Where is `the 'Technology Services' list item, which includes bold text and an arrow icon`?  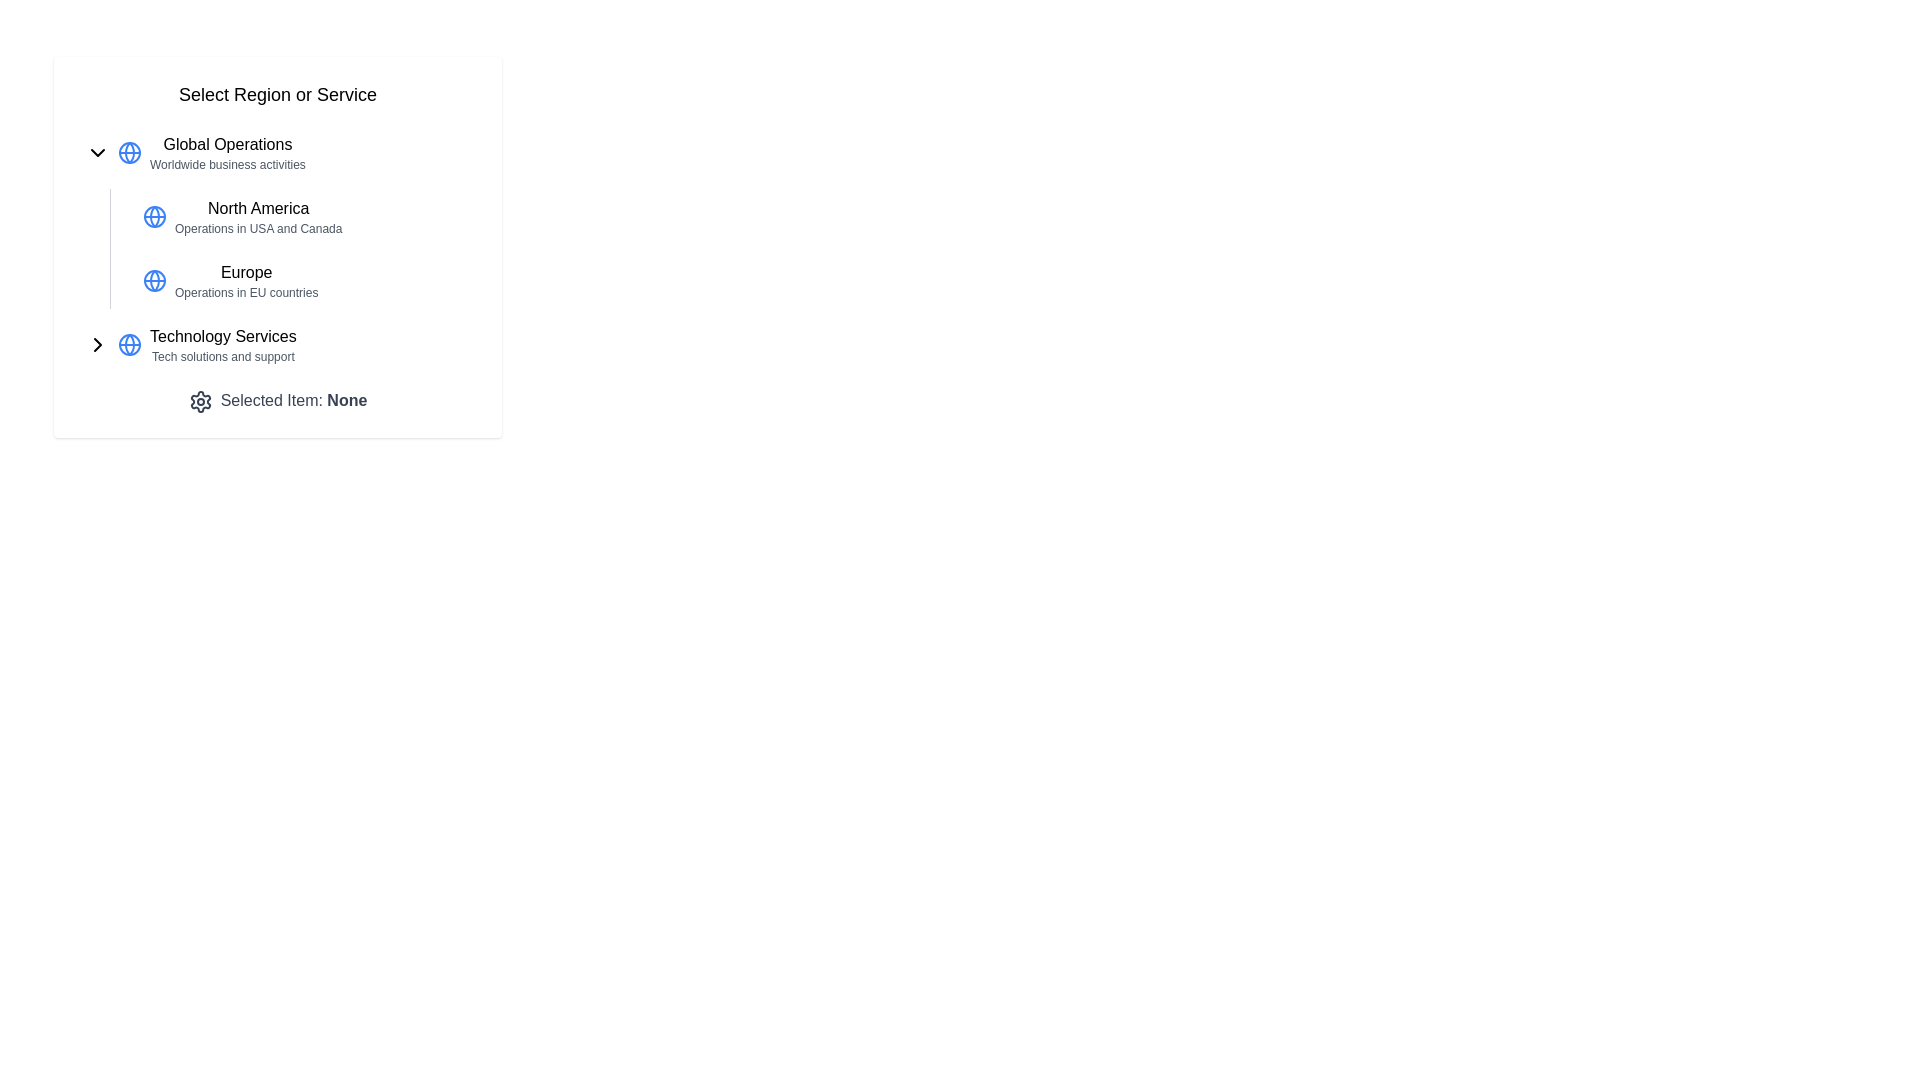
the 'Technology Services' list item, which includes bold text and an arrow icon is located at coordinates (277, 343).